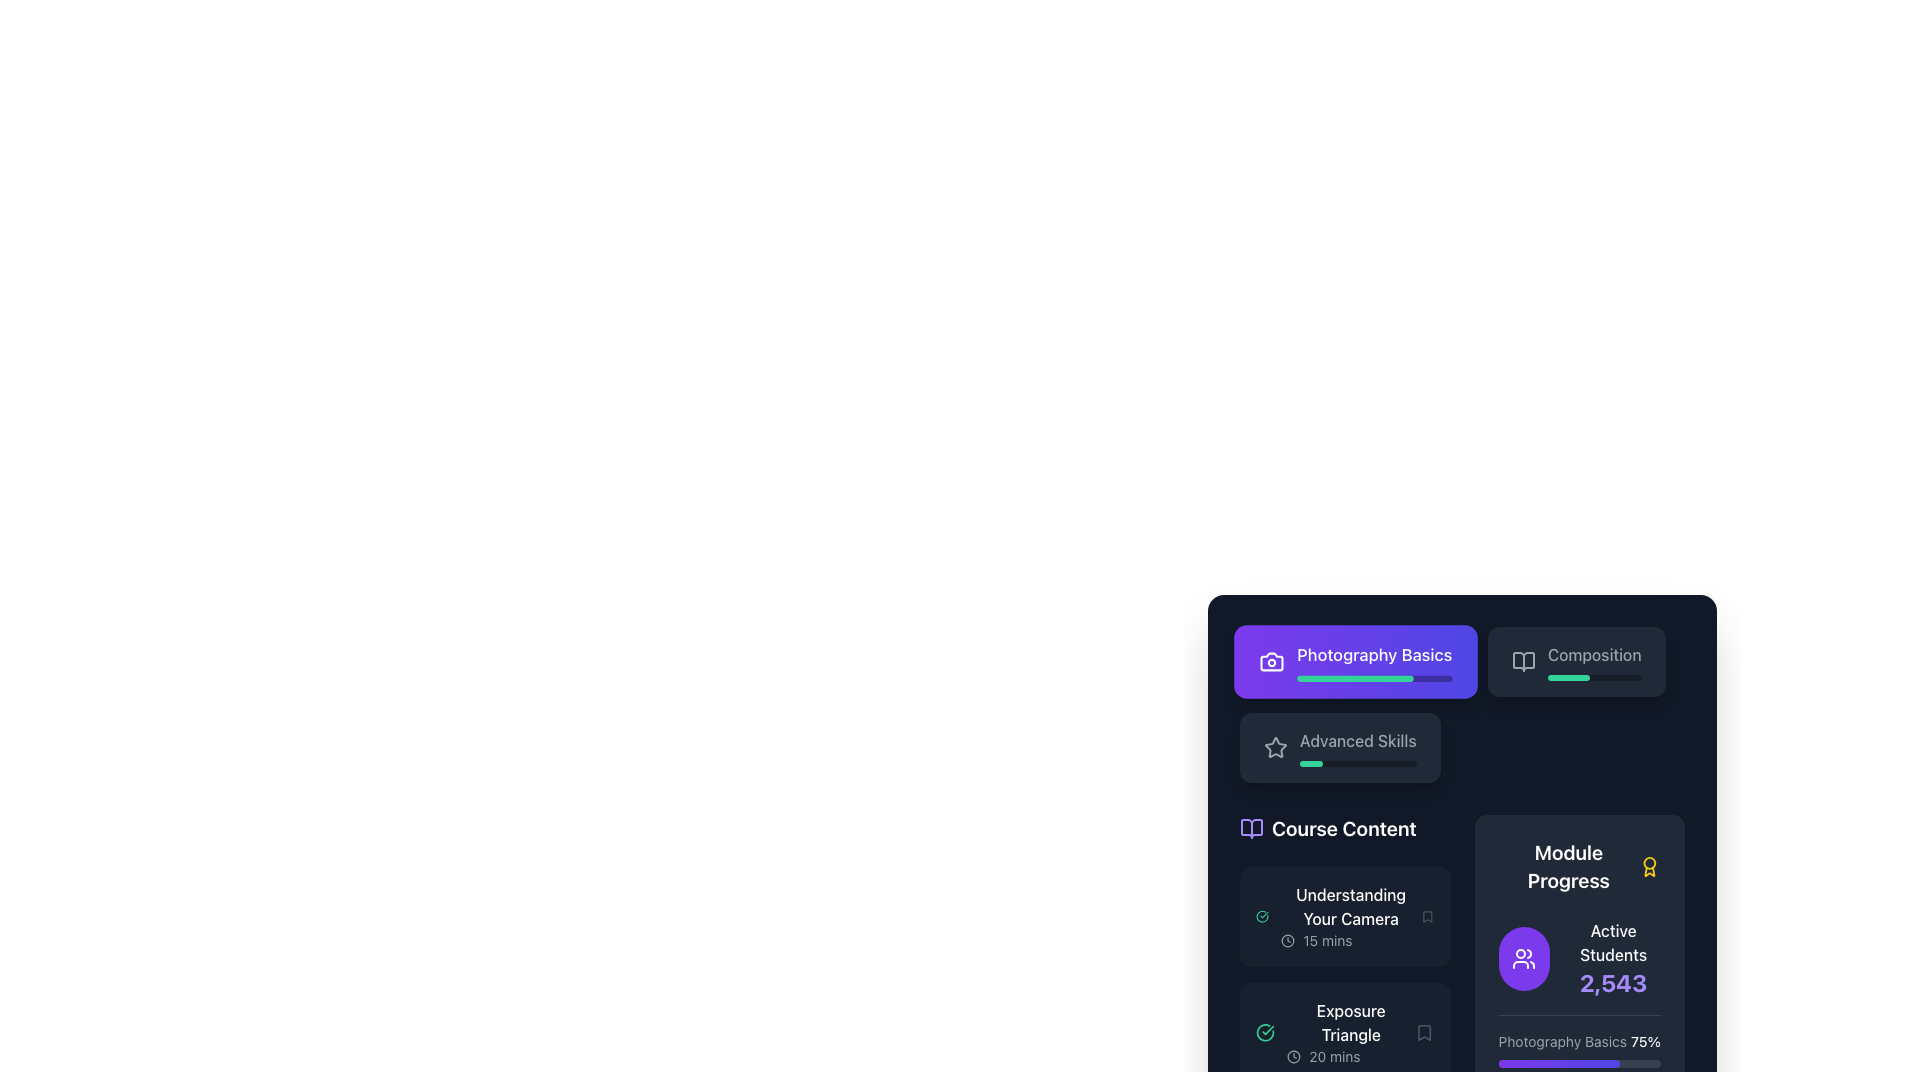  Describe the element at coordinates (1561, 1040) in the screenshot. I see `the 'Photography Basics' text label located in the 'Module Progress' section, positioned to the left of the '75%' element` at that location.